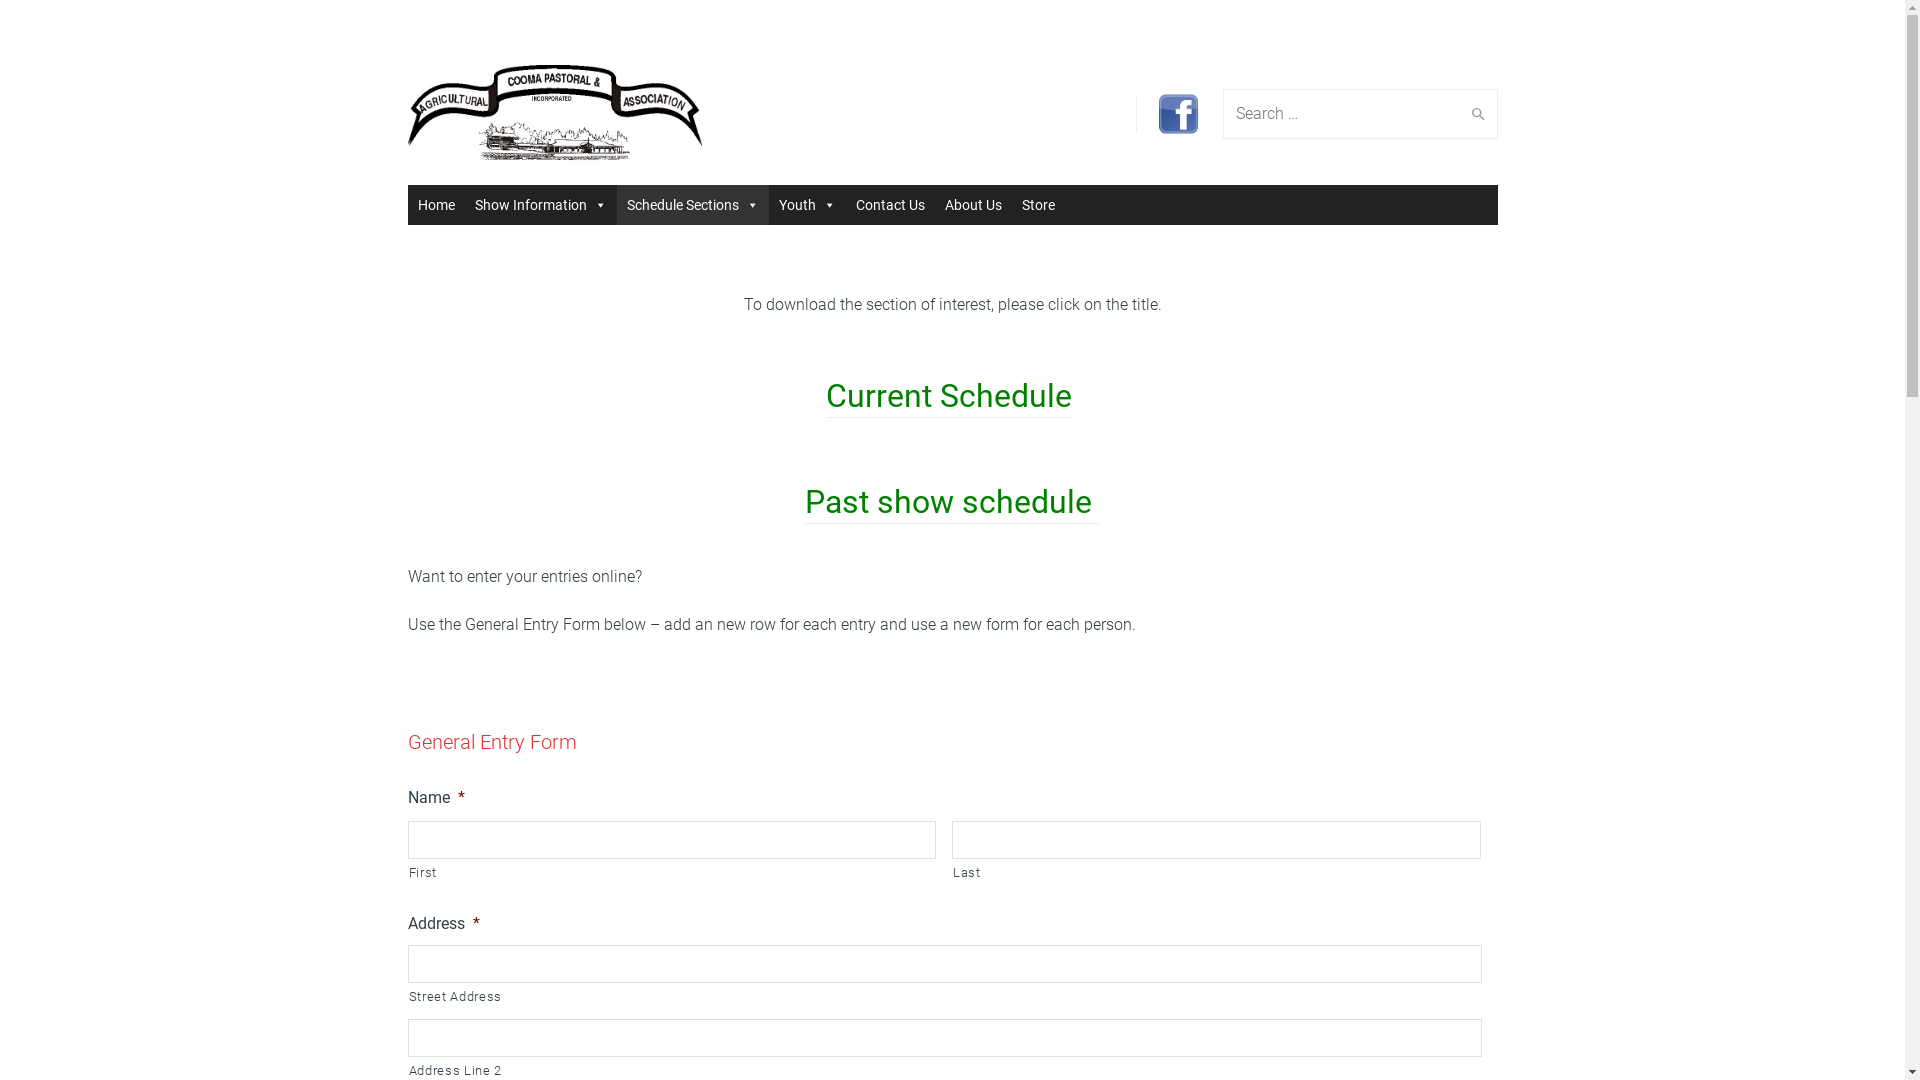 The image size is (1920, 1080). Describe the element at coordinates (691, 204) in the screenshot. I see `'Schedule Sections'` at that location.